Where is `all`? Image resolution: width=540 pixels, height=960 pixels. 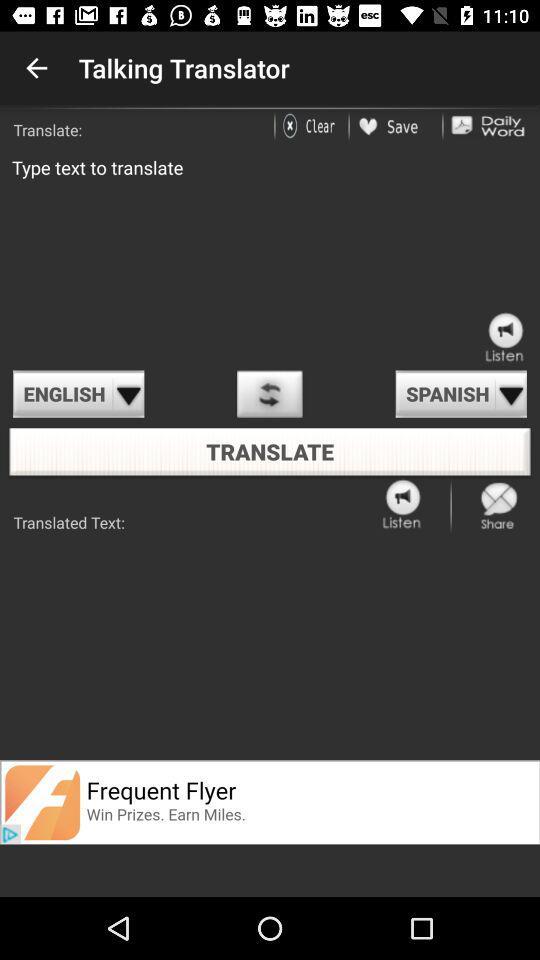 all is located at coordinates (504, 338).